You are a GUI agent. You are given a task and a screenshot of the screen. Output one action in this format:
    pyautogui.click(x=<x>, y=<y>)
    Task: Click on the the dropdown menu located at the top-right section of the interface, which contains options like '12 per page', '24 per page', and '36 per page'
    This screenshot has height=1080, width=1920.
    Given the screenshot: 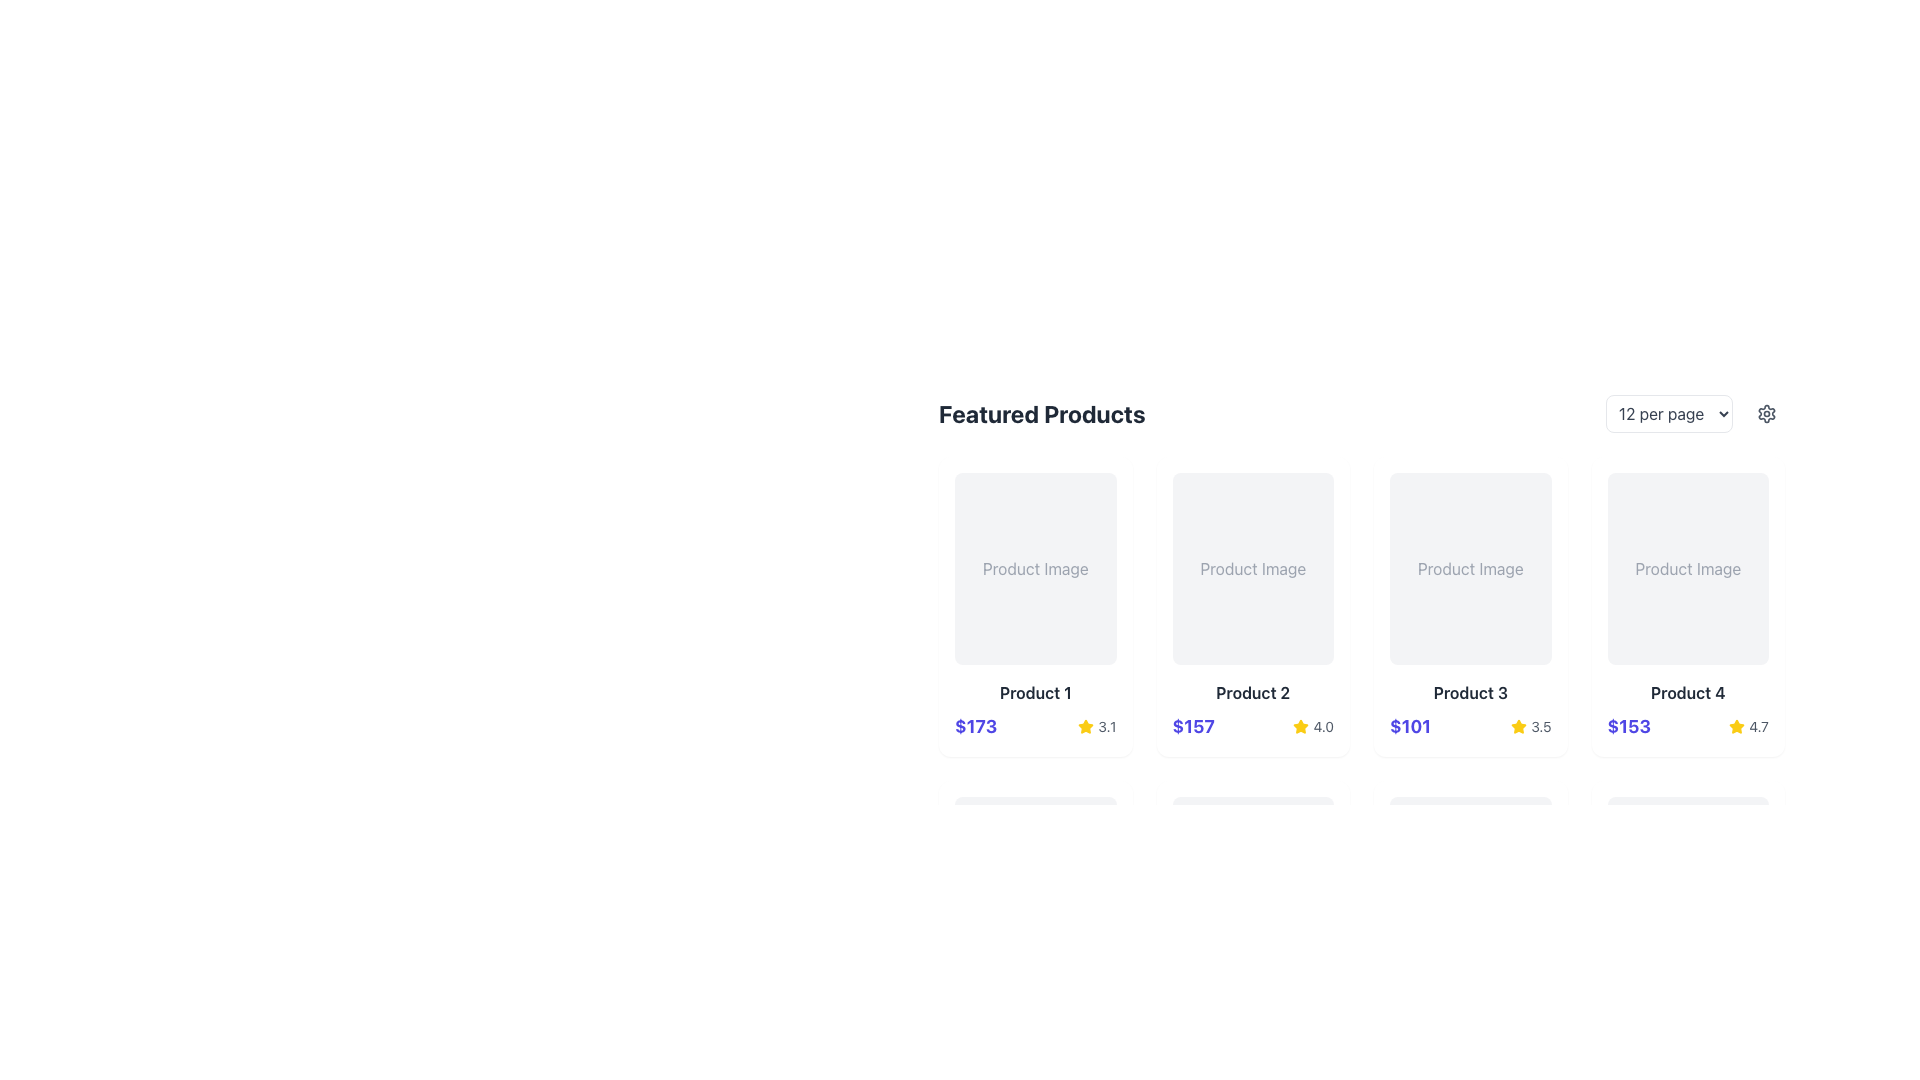 What is the action you would take?
    pyautogui.click(x=1669, y=412)
    